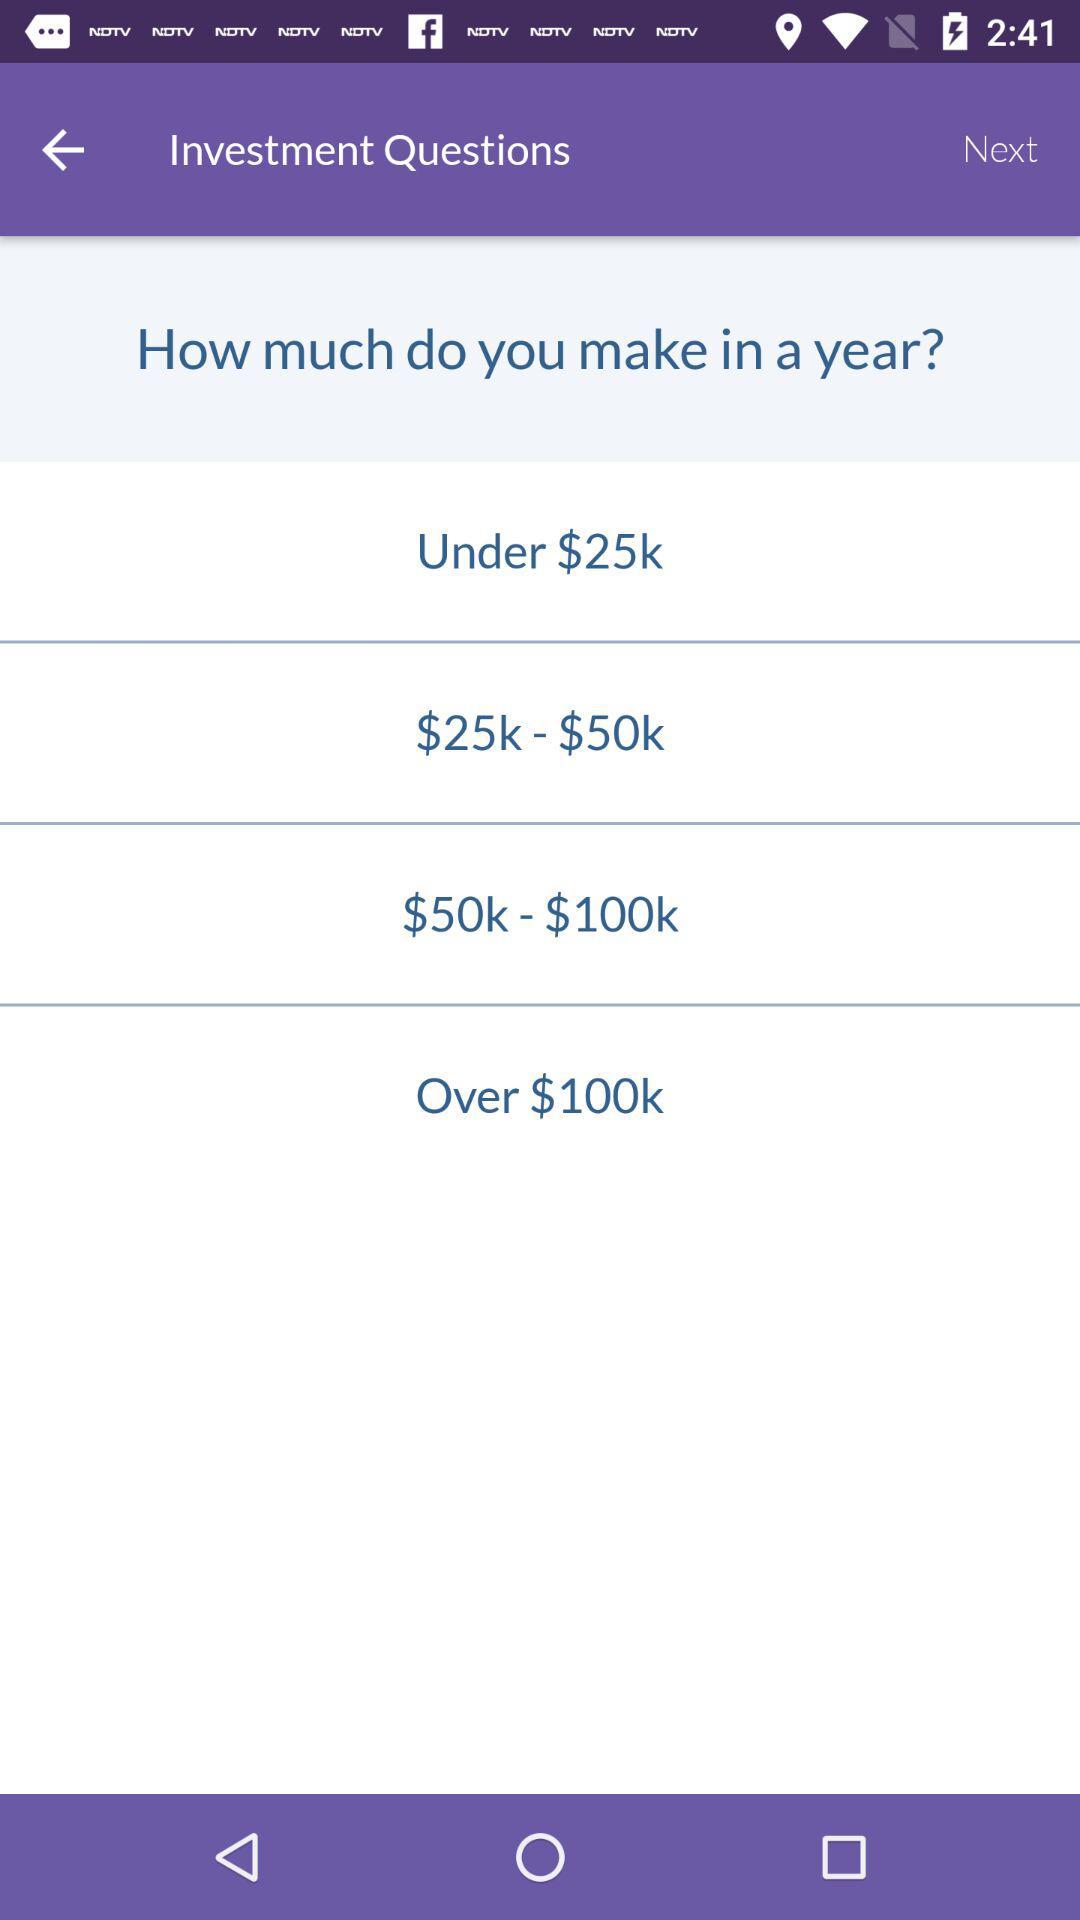 The width and height of the screenshot is (1080, 1920). I want to click on go back, so click(61, 148).